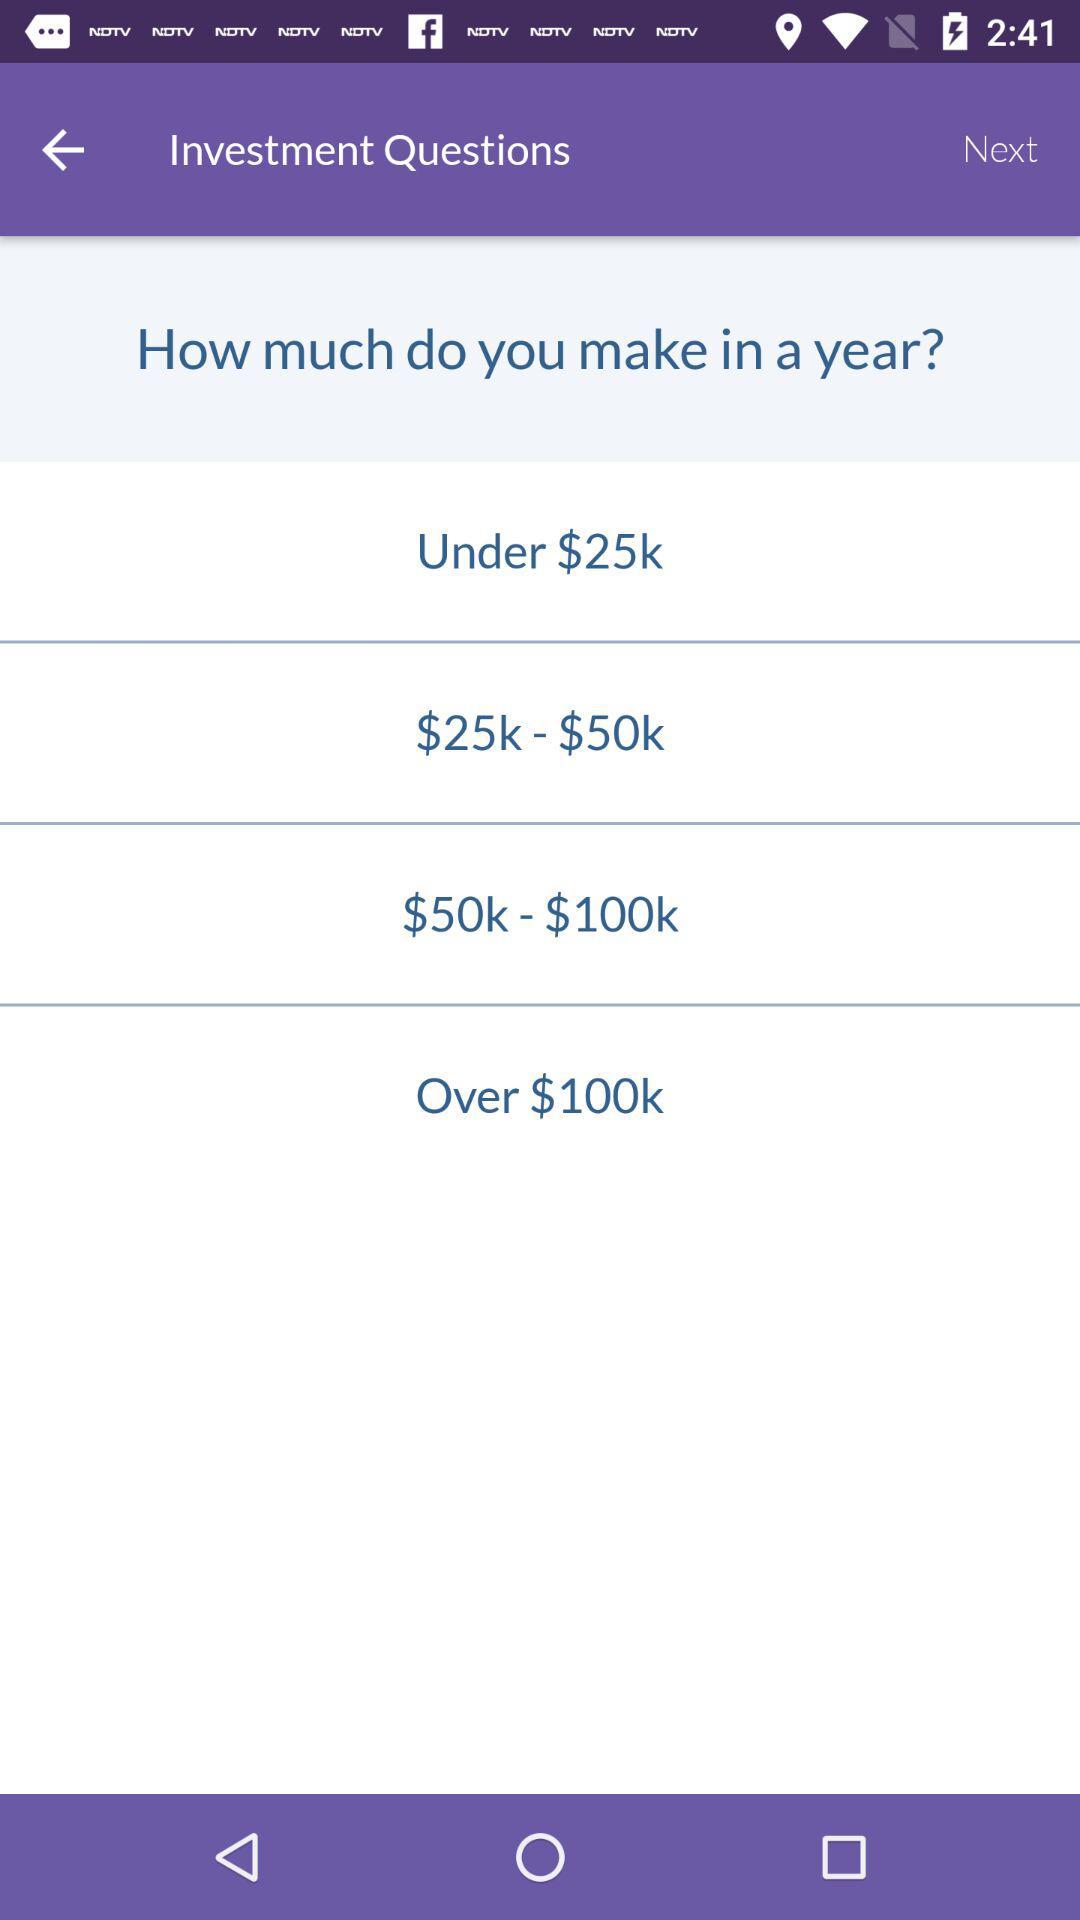 The width and height of the screenshot is (1080, 1920). I want to click on go back, so click(61, 148).